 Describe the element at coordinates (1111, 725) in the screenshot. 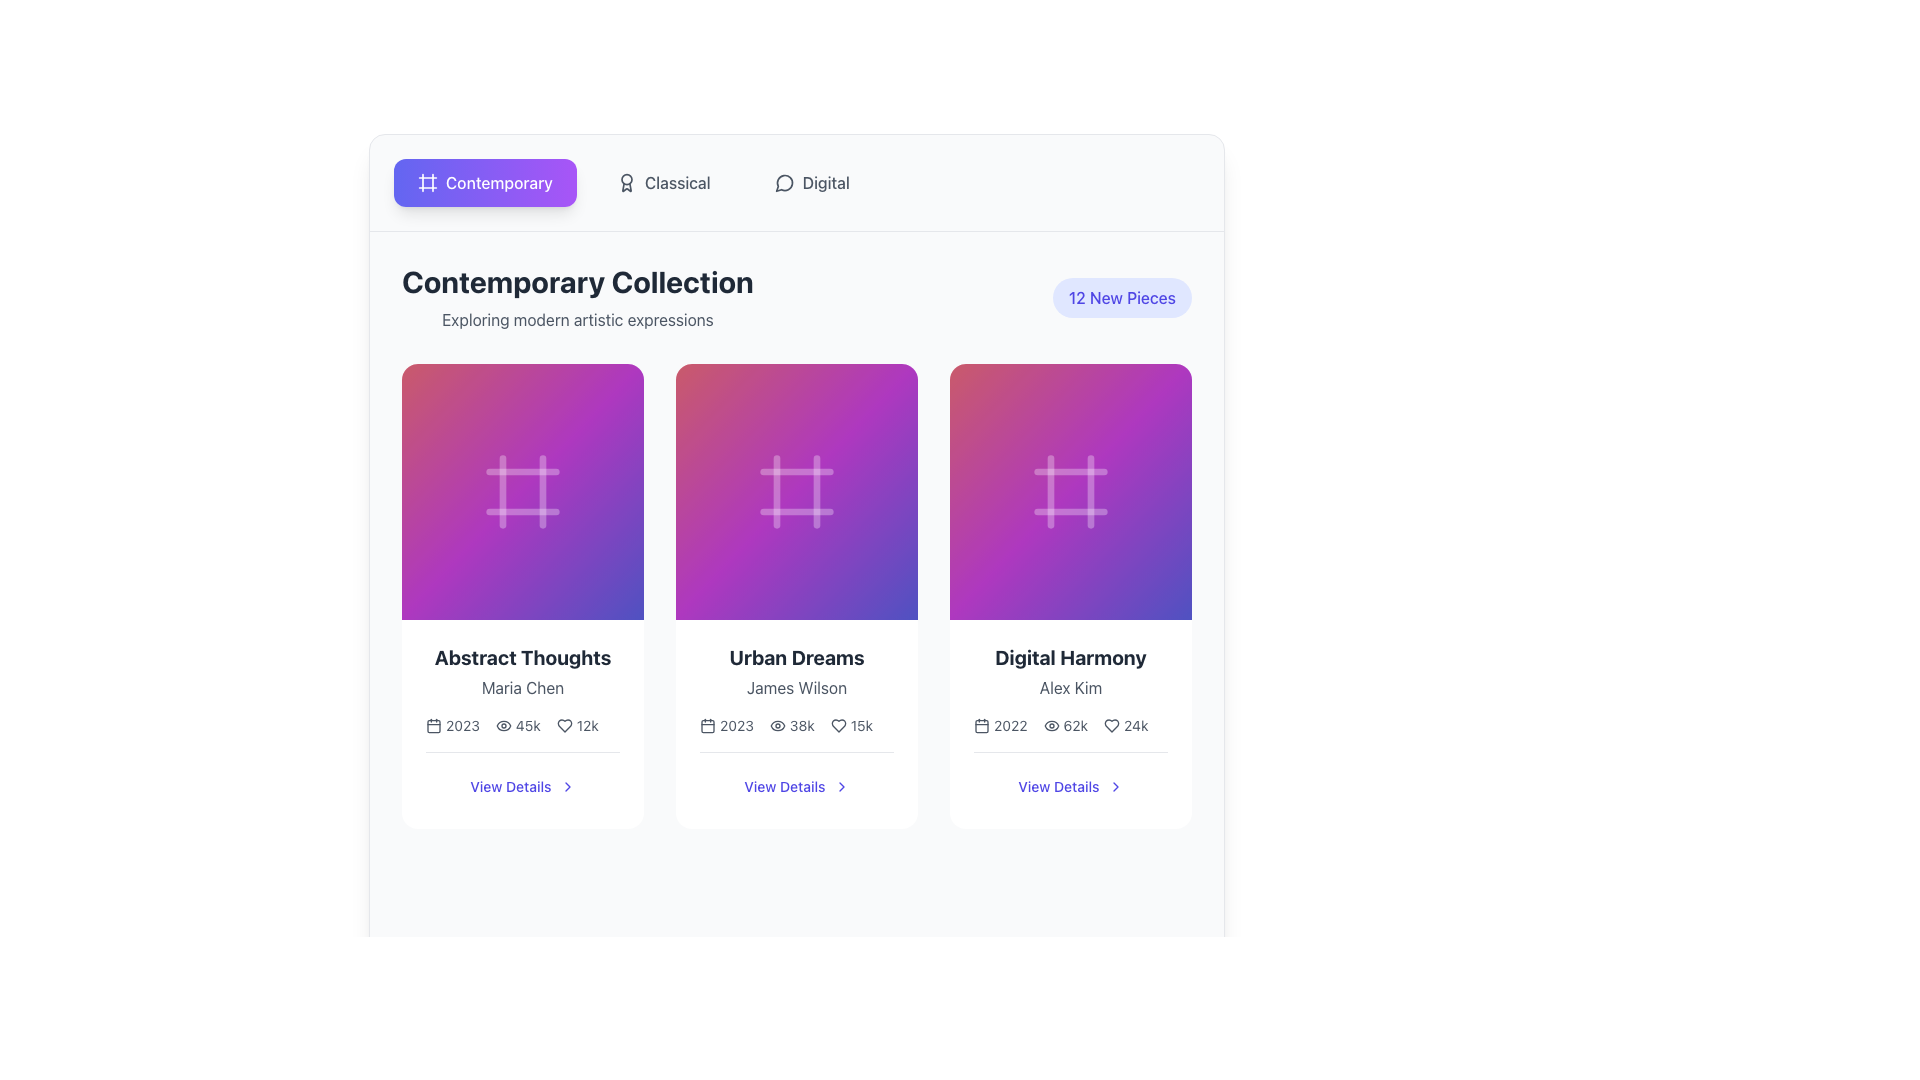

I see `the heart icon located at the bottom of the 'Digital Harmony' card` at that location.